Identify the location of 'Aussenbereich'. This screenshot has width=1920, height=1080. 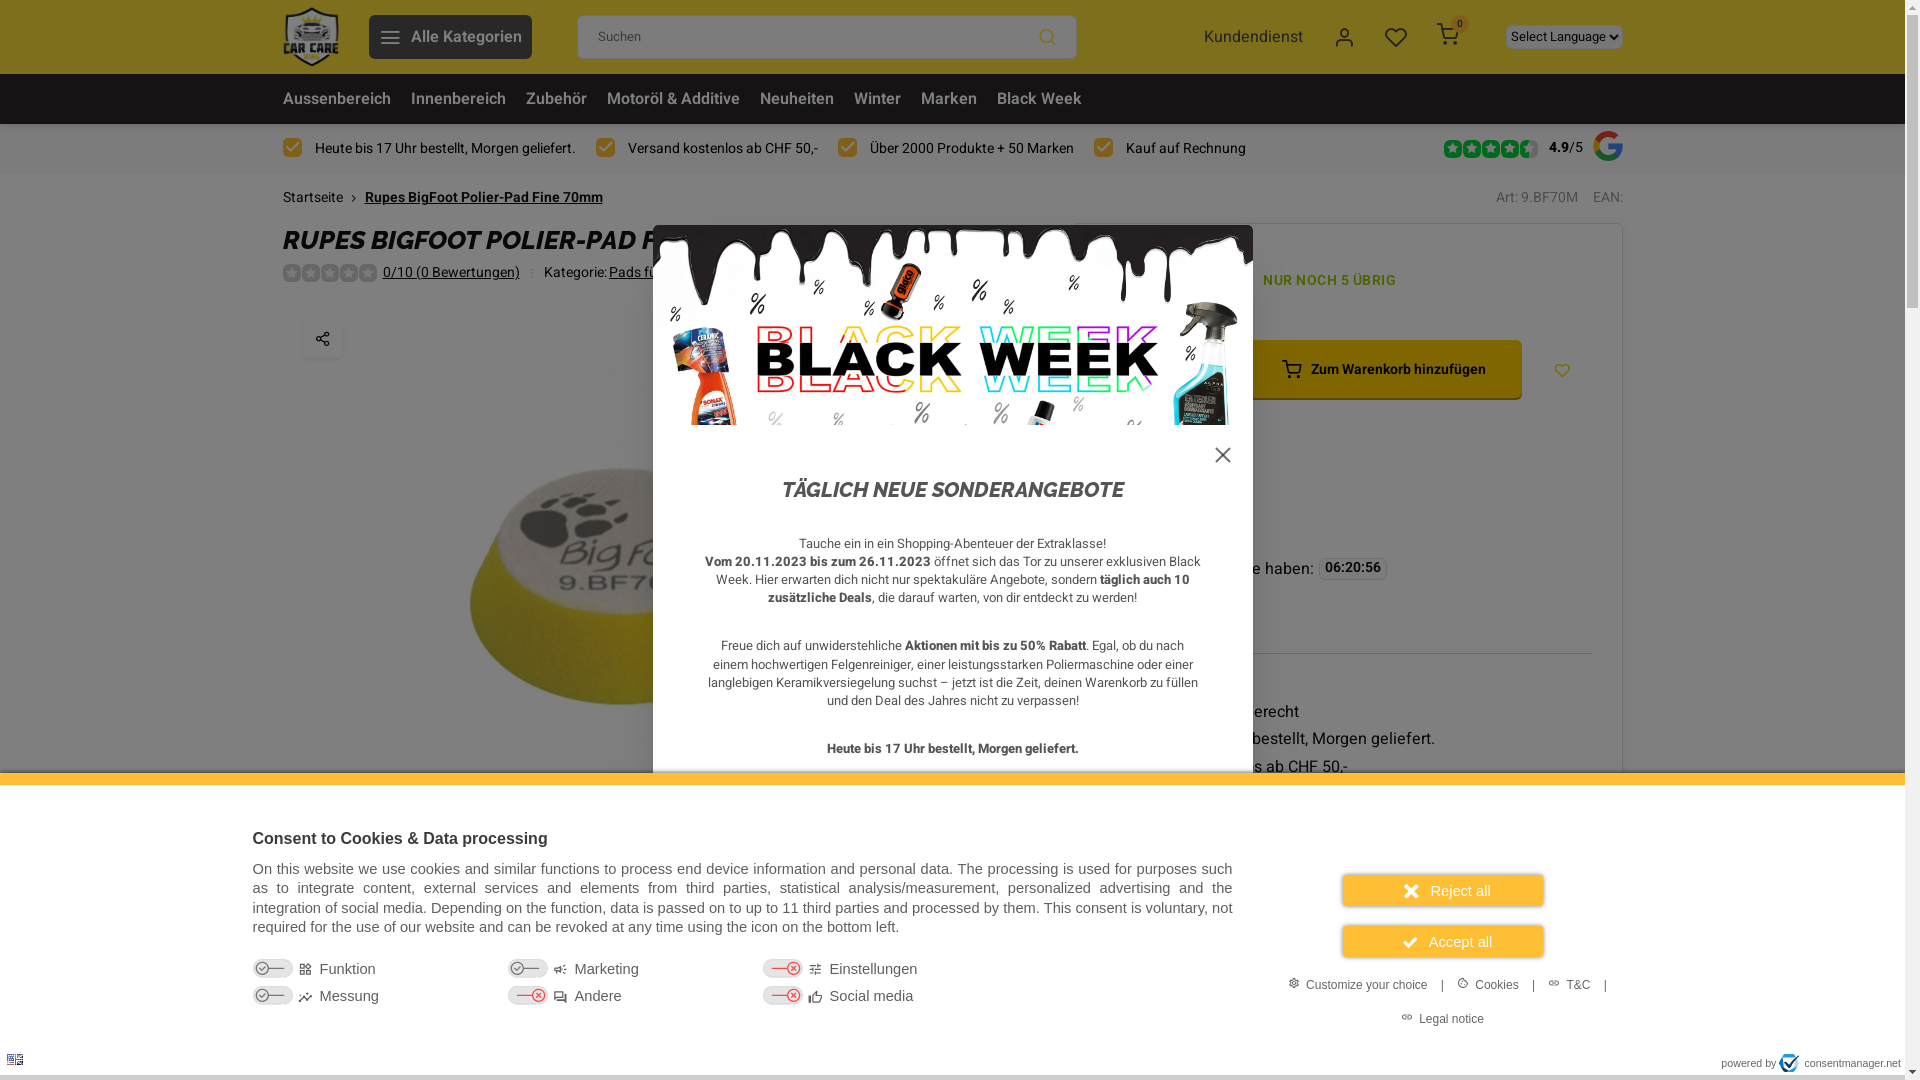
(336, 99).